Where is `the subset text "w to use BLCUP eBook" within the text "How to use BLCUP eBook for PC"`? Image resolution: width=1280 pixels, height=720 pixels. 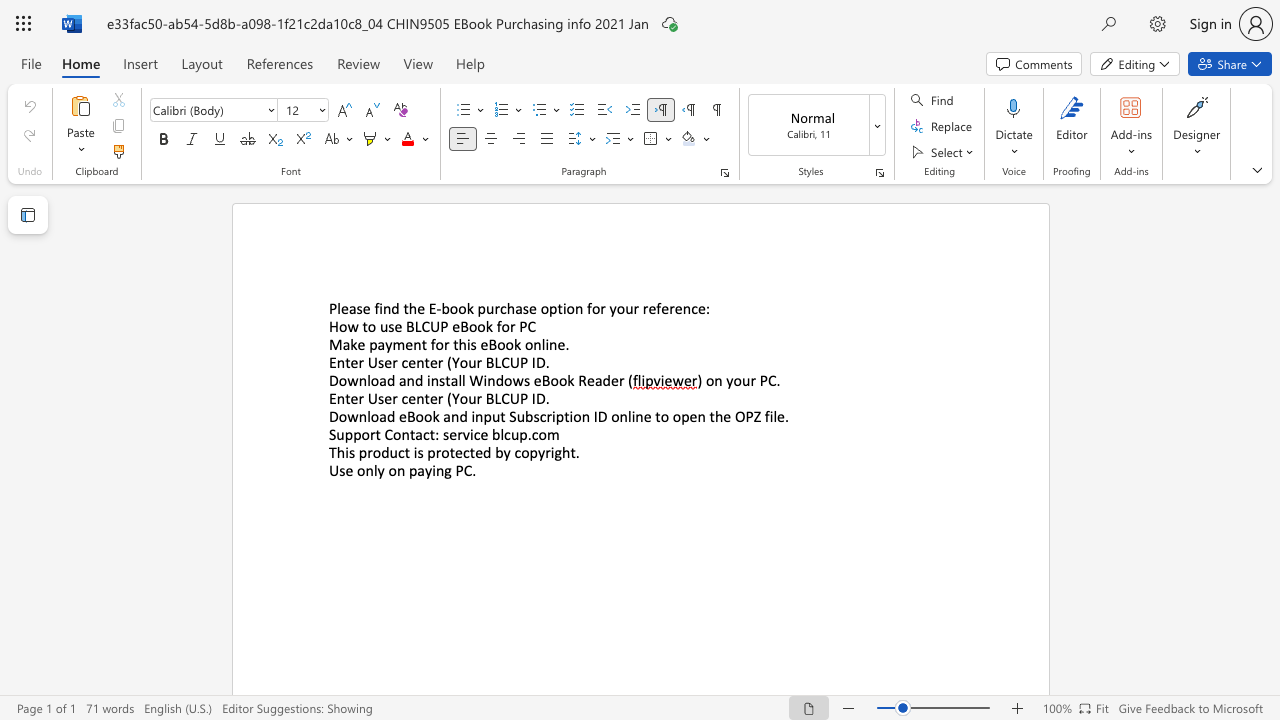
the subset text "w to use BLCUP eBook" within the text "How to use BLCUP eBook for PC" is located at coordinates (347, 325).